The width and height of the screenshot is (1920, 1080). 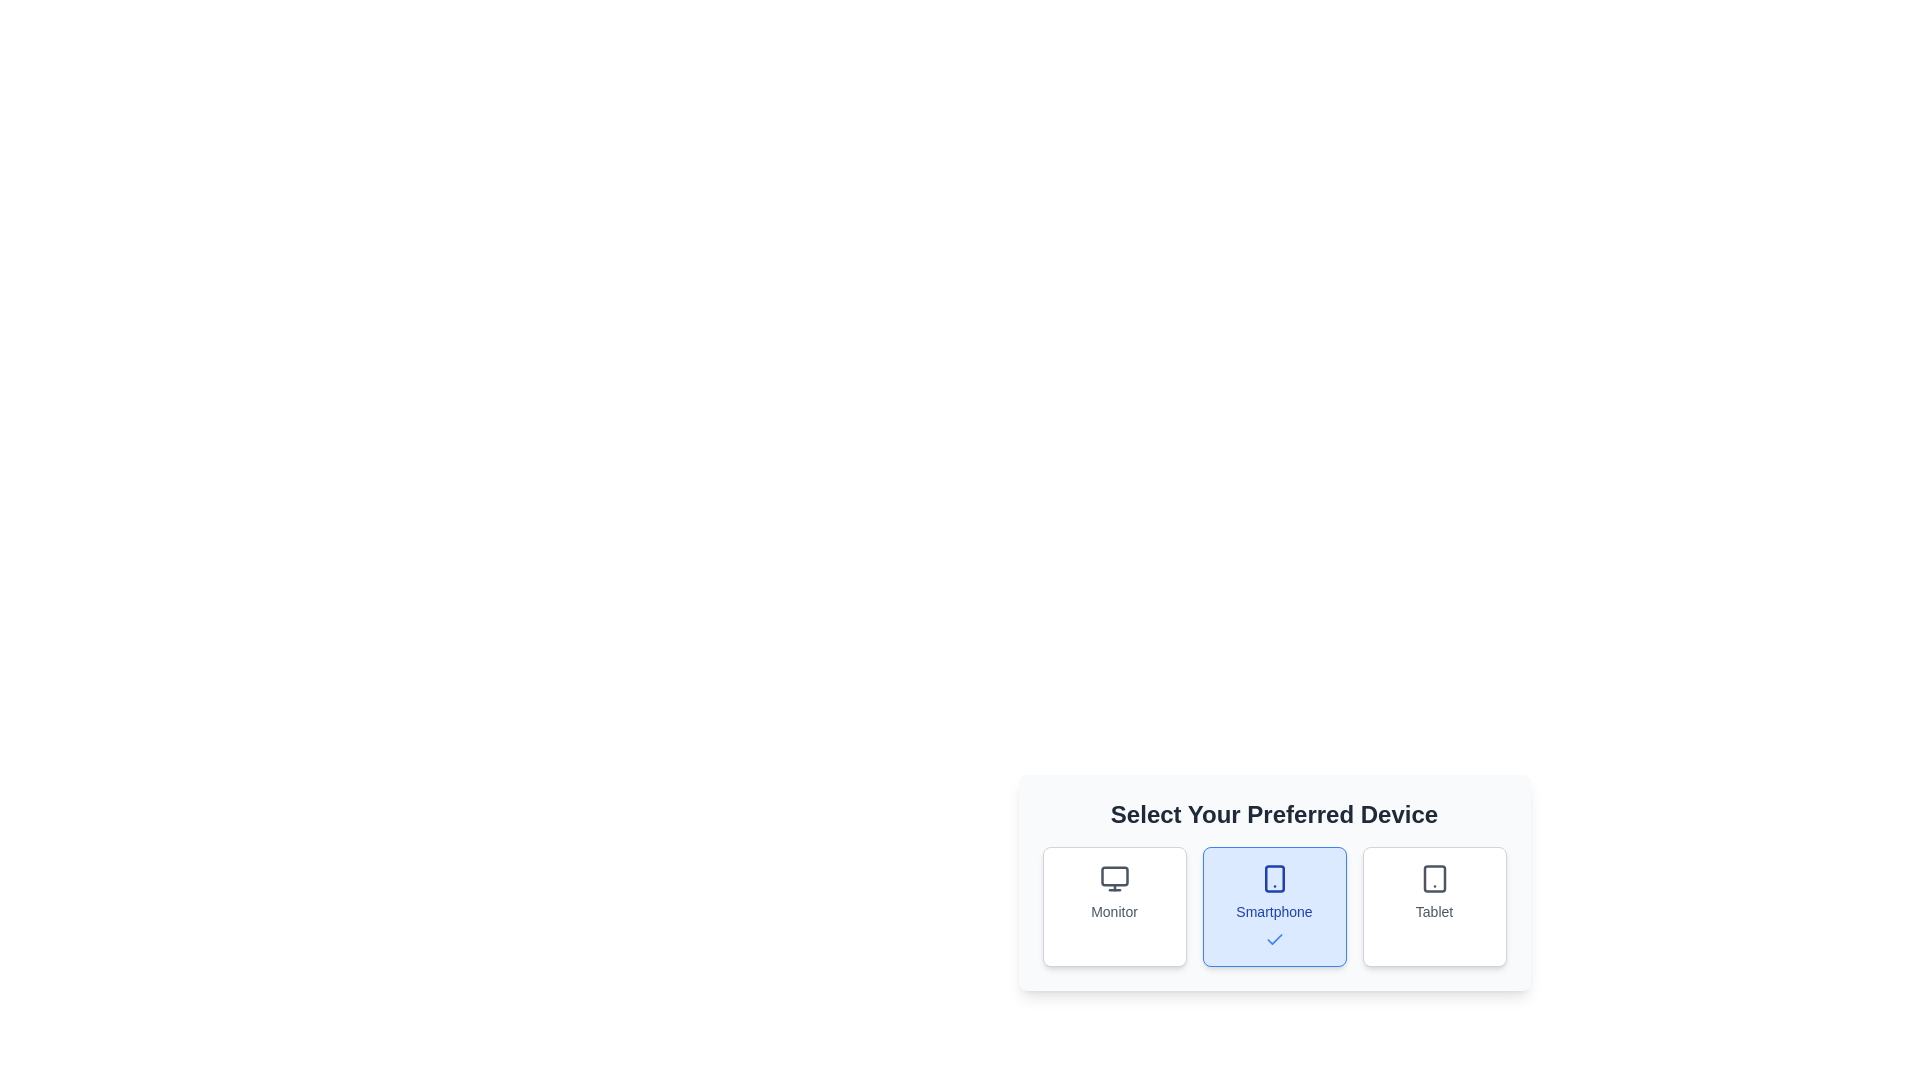 I want to click on the state of the checkmark icon indicating the selection of the 'Smartphone' option in the interface, located at the bottom of the 'Smartphone' card, so click(x=1273, y=940).